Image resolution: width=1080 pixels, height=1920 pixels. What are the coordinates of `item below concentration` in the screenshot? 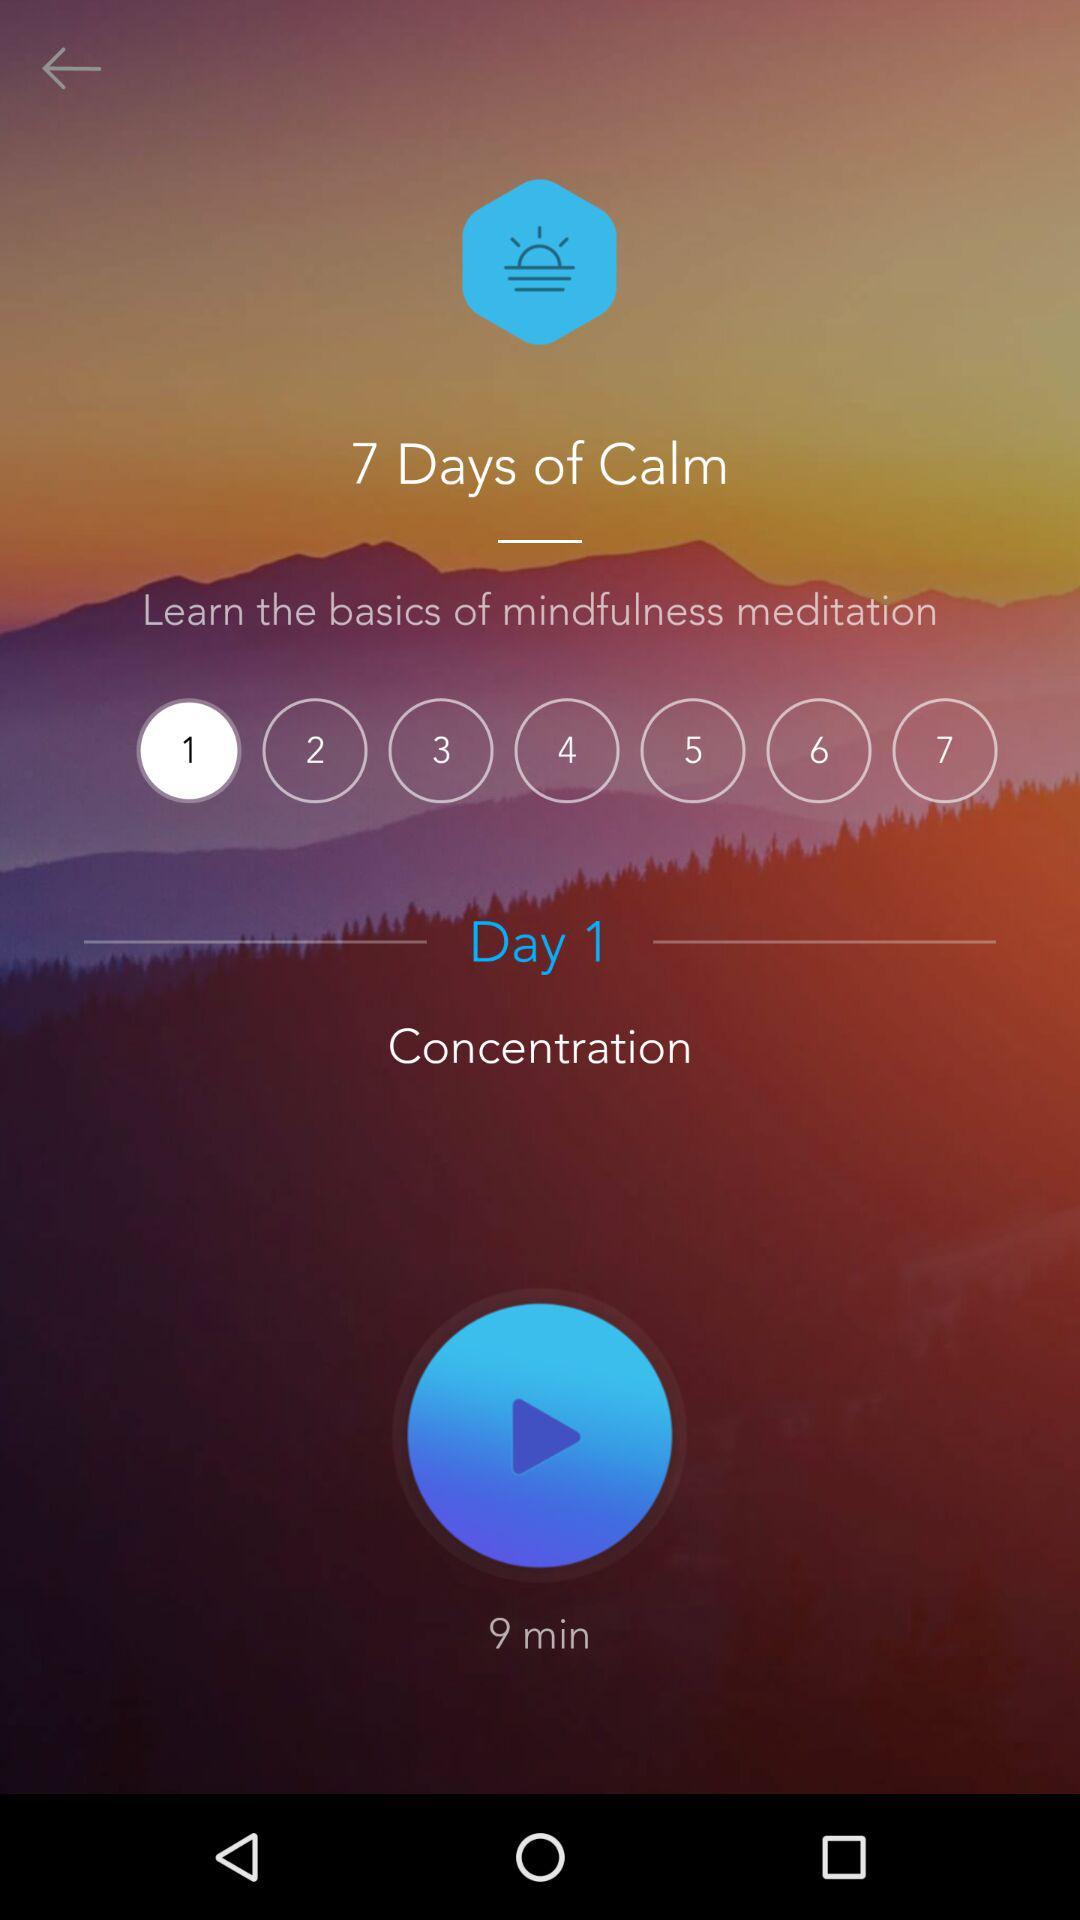 It's located at (540, 1433).